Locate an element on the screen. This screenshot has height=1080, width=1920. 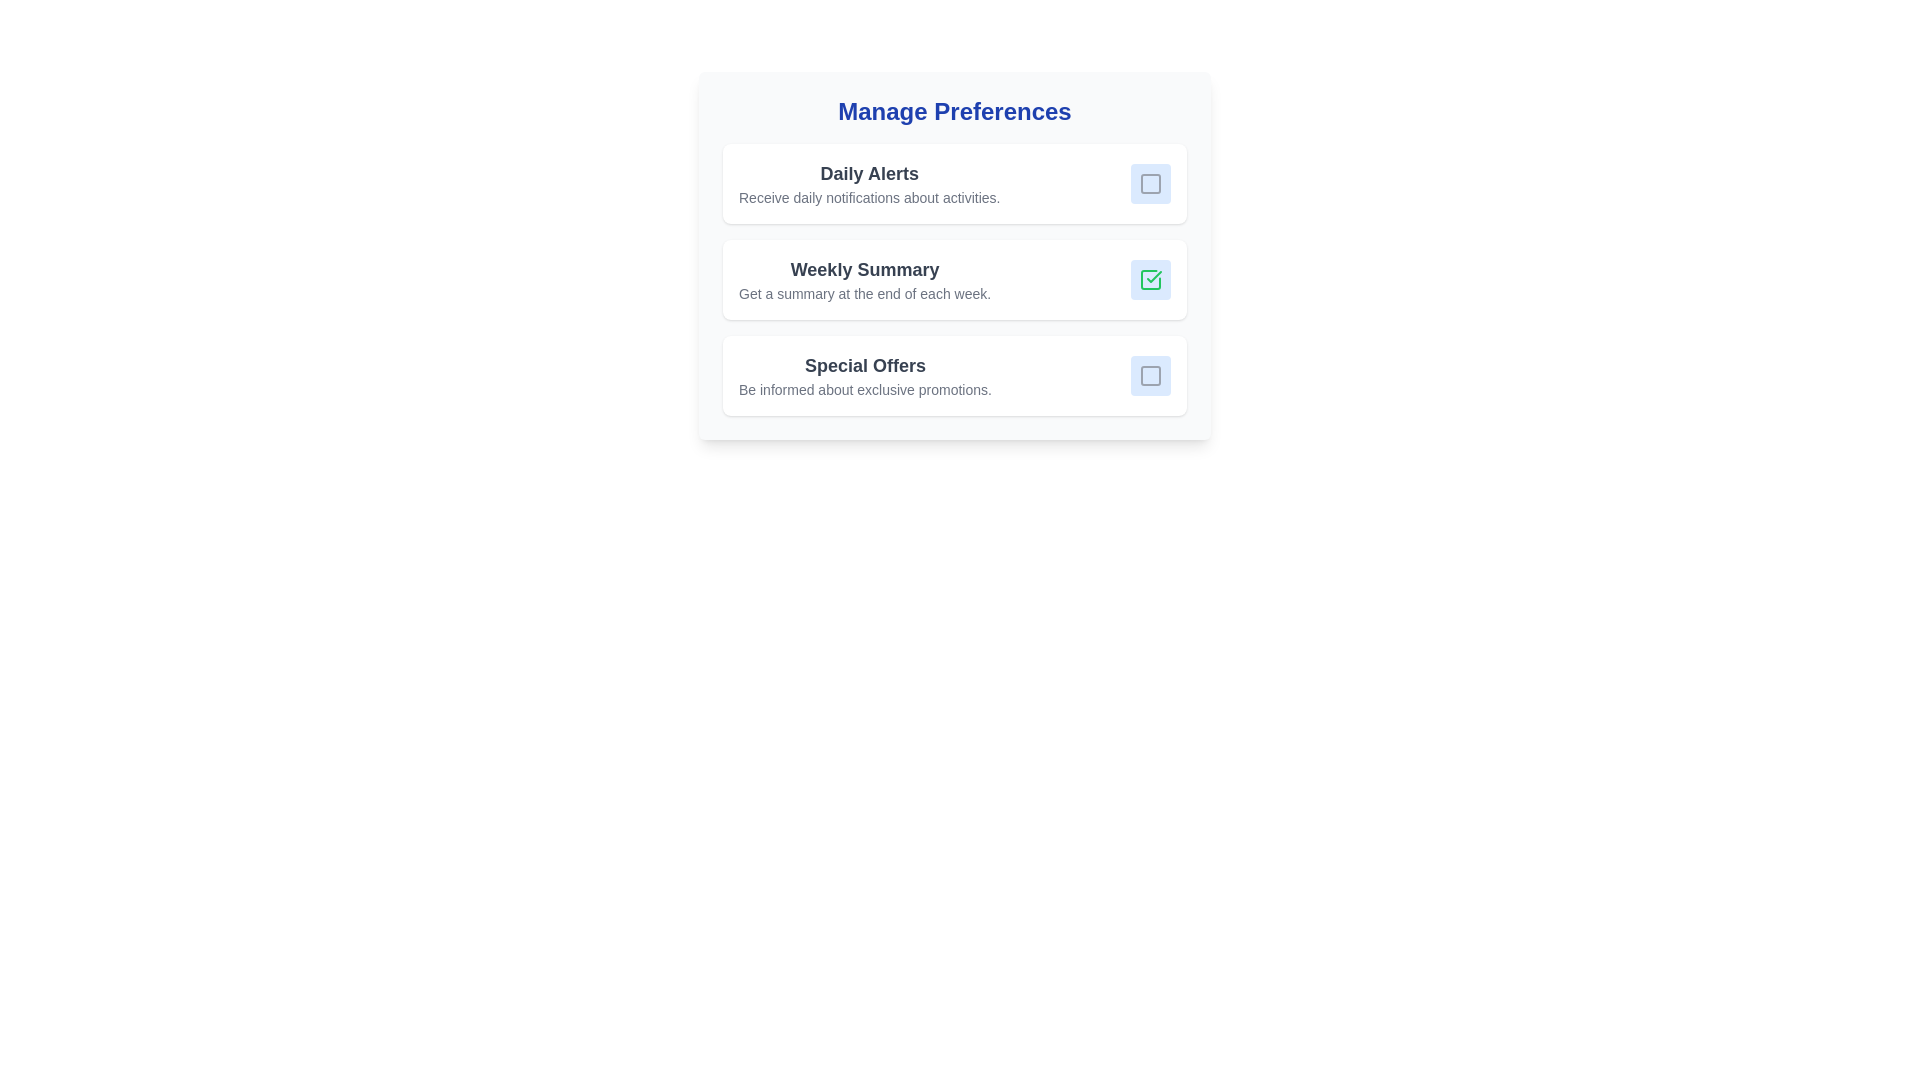
the text block displaying 'Weekly Summary' and its description 'Get a summary at the end of each week.', which is the second item in a stacked list of preference settings is located at coordinates (865, 280).